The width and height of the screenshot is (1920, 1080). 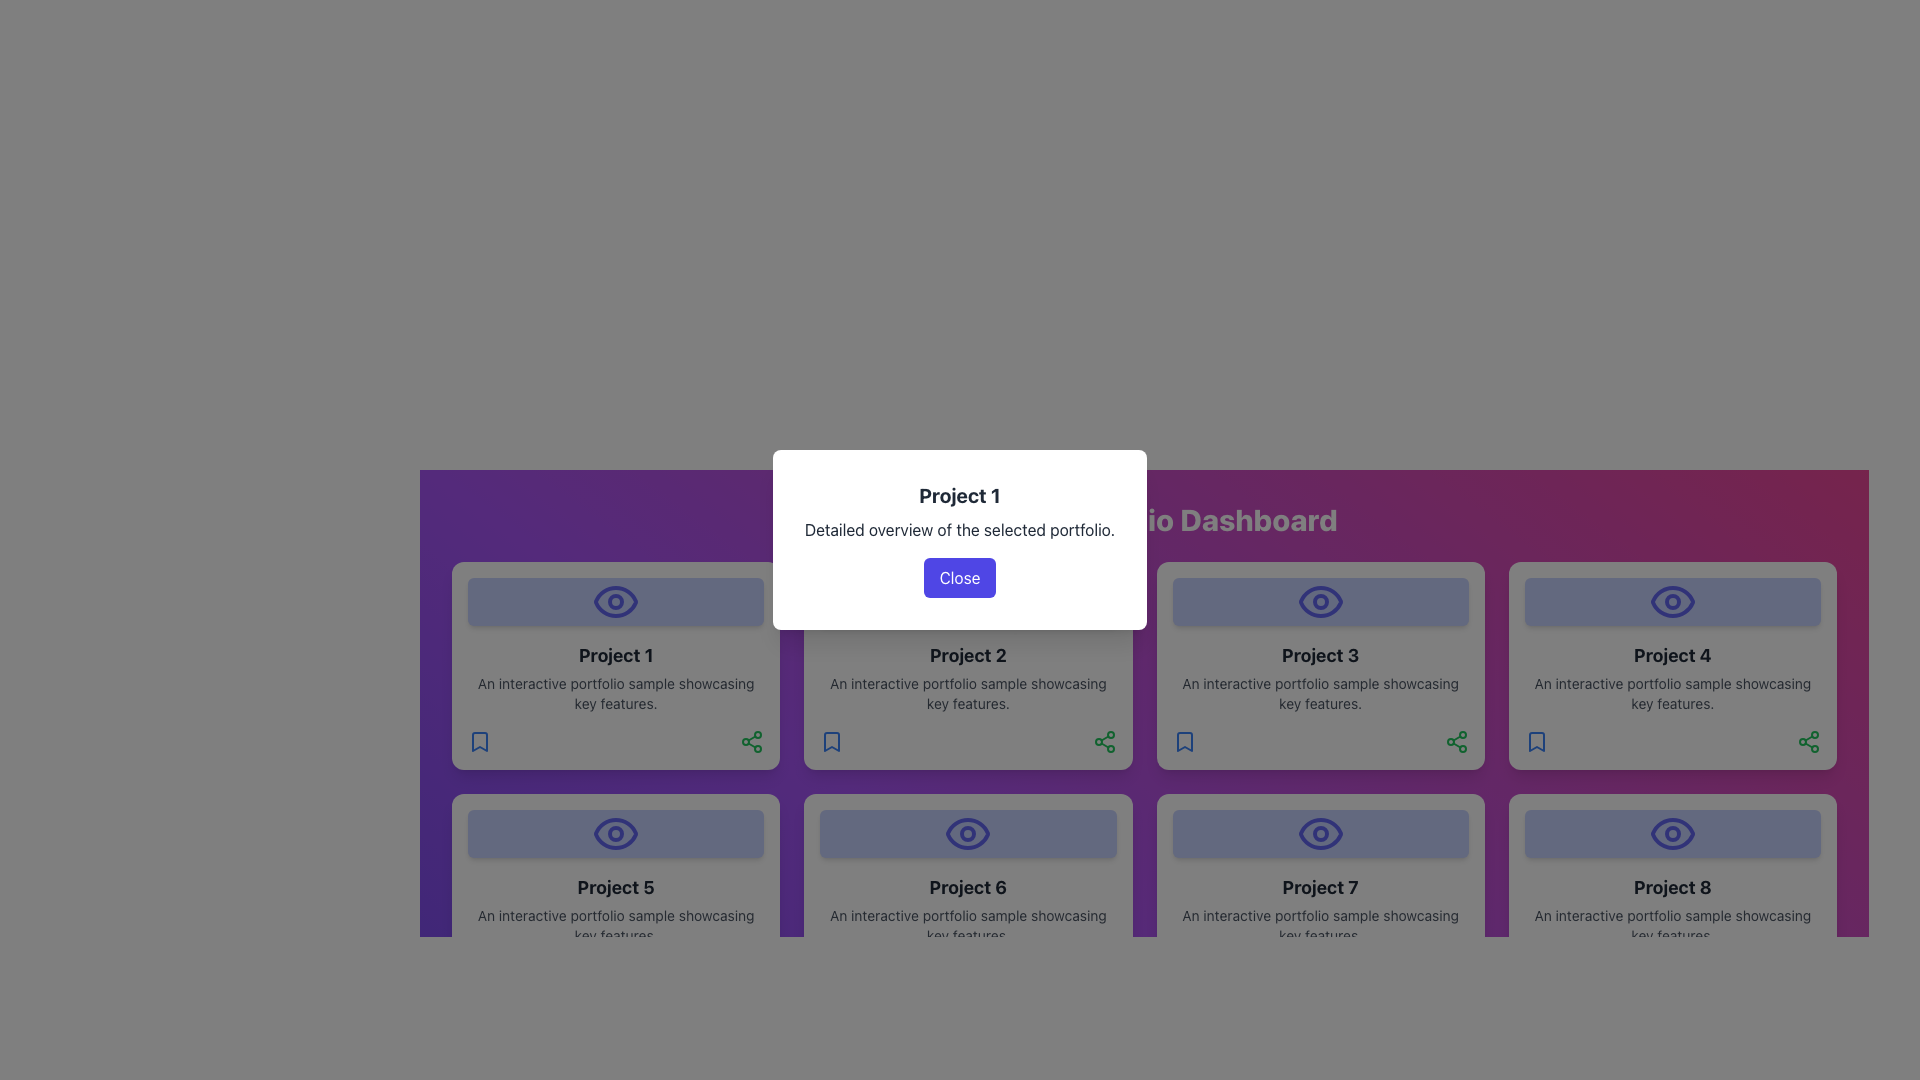 I want to click on the text label indicating the title of the eighth project in the portfolio grid, which is centrally positioned below a blue icon and above smaller descriptive text, so click(x=1672, y=886).